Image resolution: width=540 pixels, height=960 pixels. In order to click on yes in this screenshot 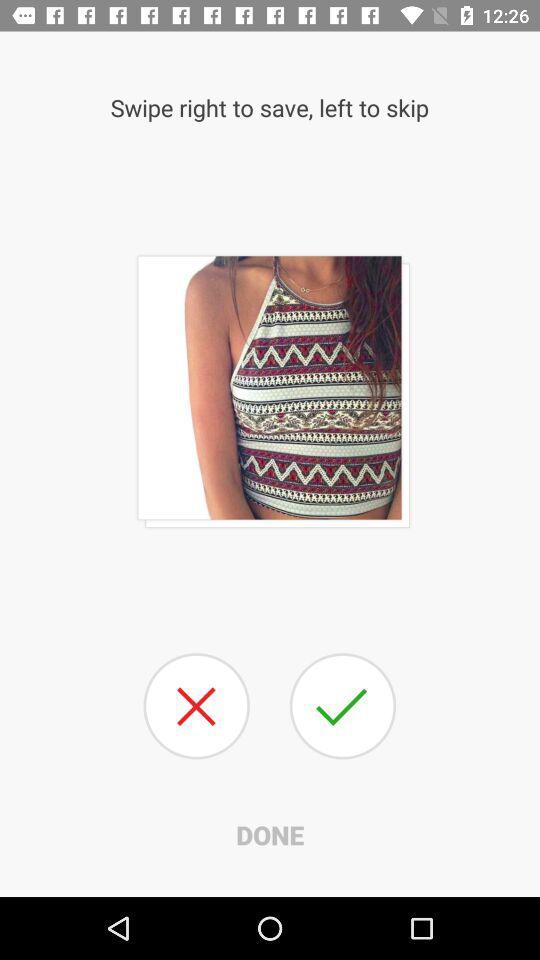, I will do `click(341, 706)`.